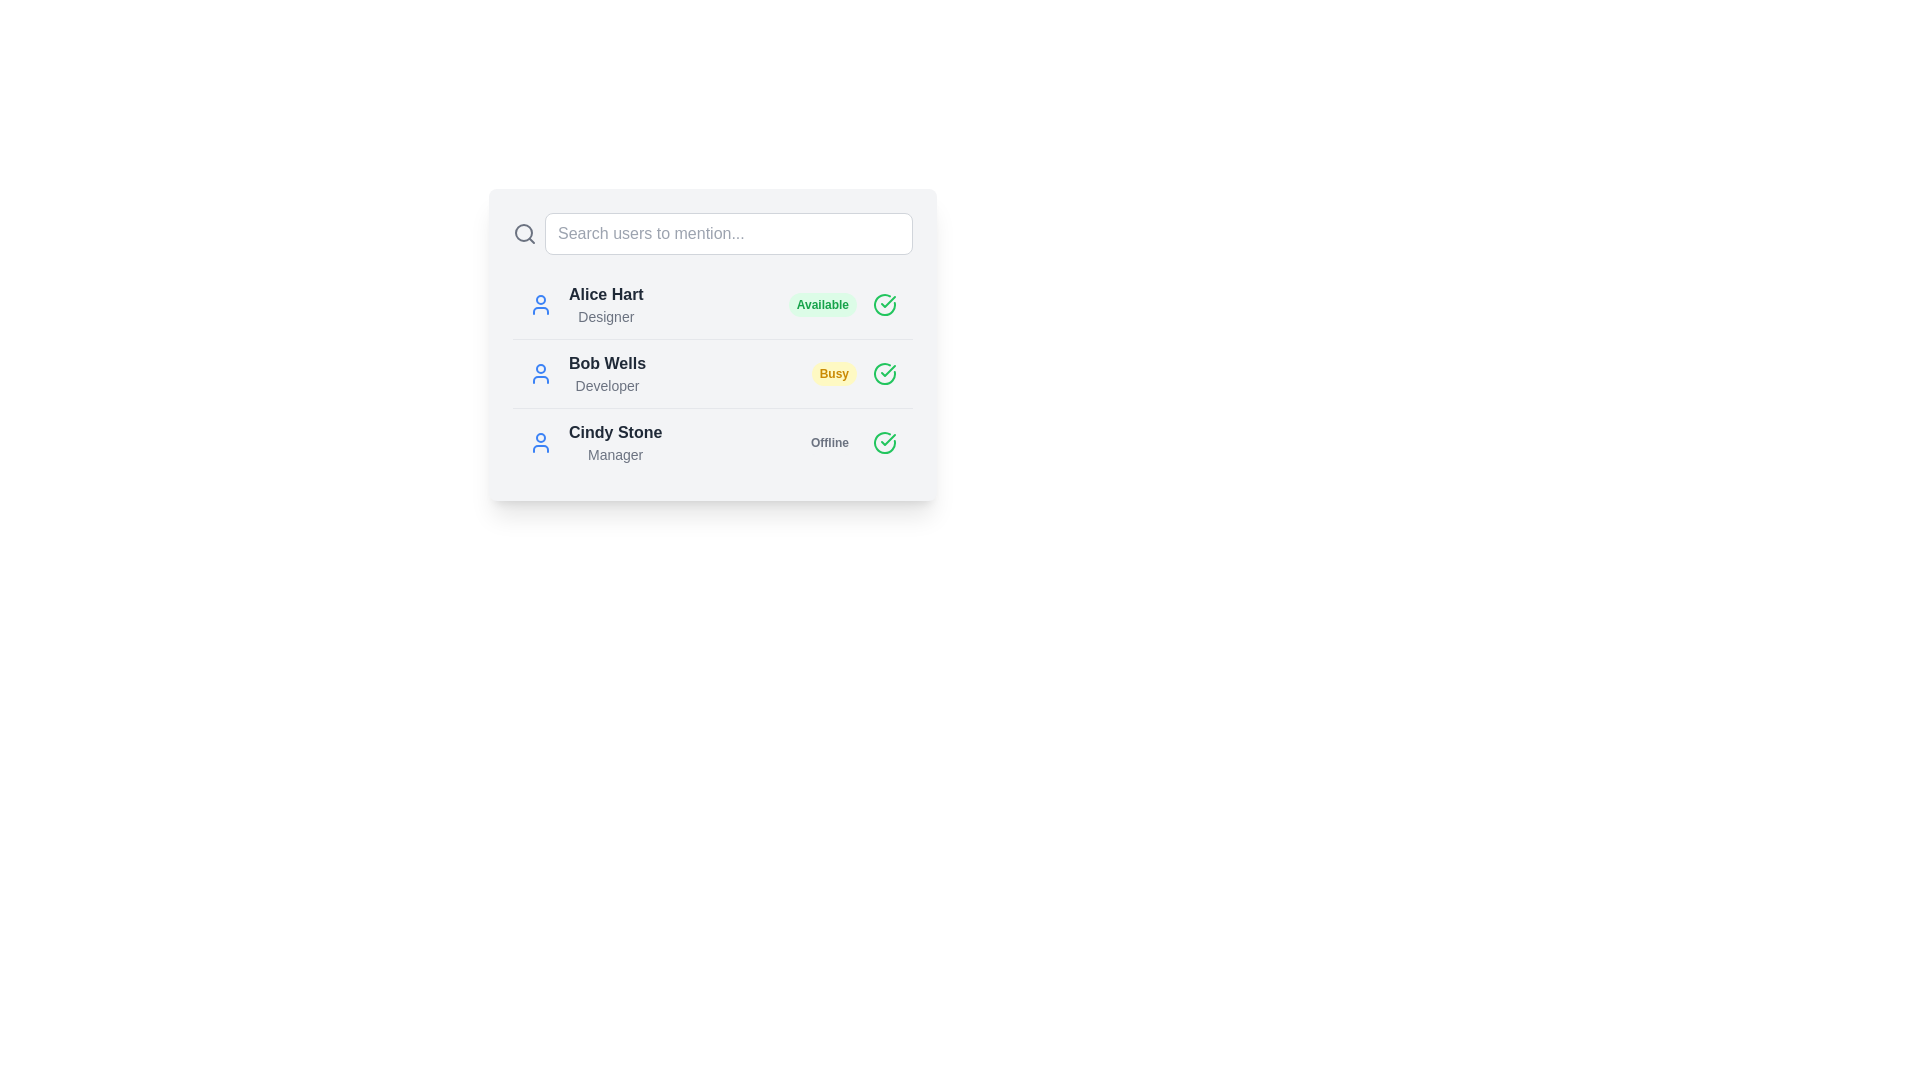  What do you see at coordinates (822, 304) in the screenshot?
I see `the status indicator label located on the right-hand side of the first row, beside 'Alice Hart Designer', which indicates user availability` at bounding box center [822, 304].